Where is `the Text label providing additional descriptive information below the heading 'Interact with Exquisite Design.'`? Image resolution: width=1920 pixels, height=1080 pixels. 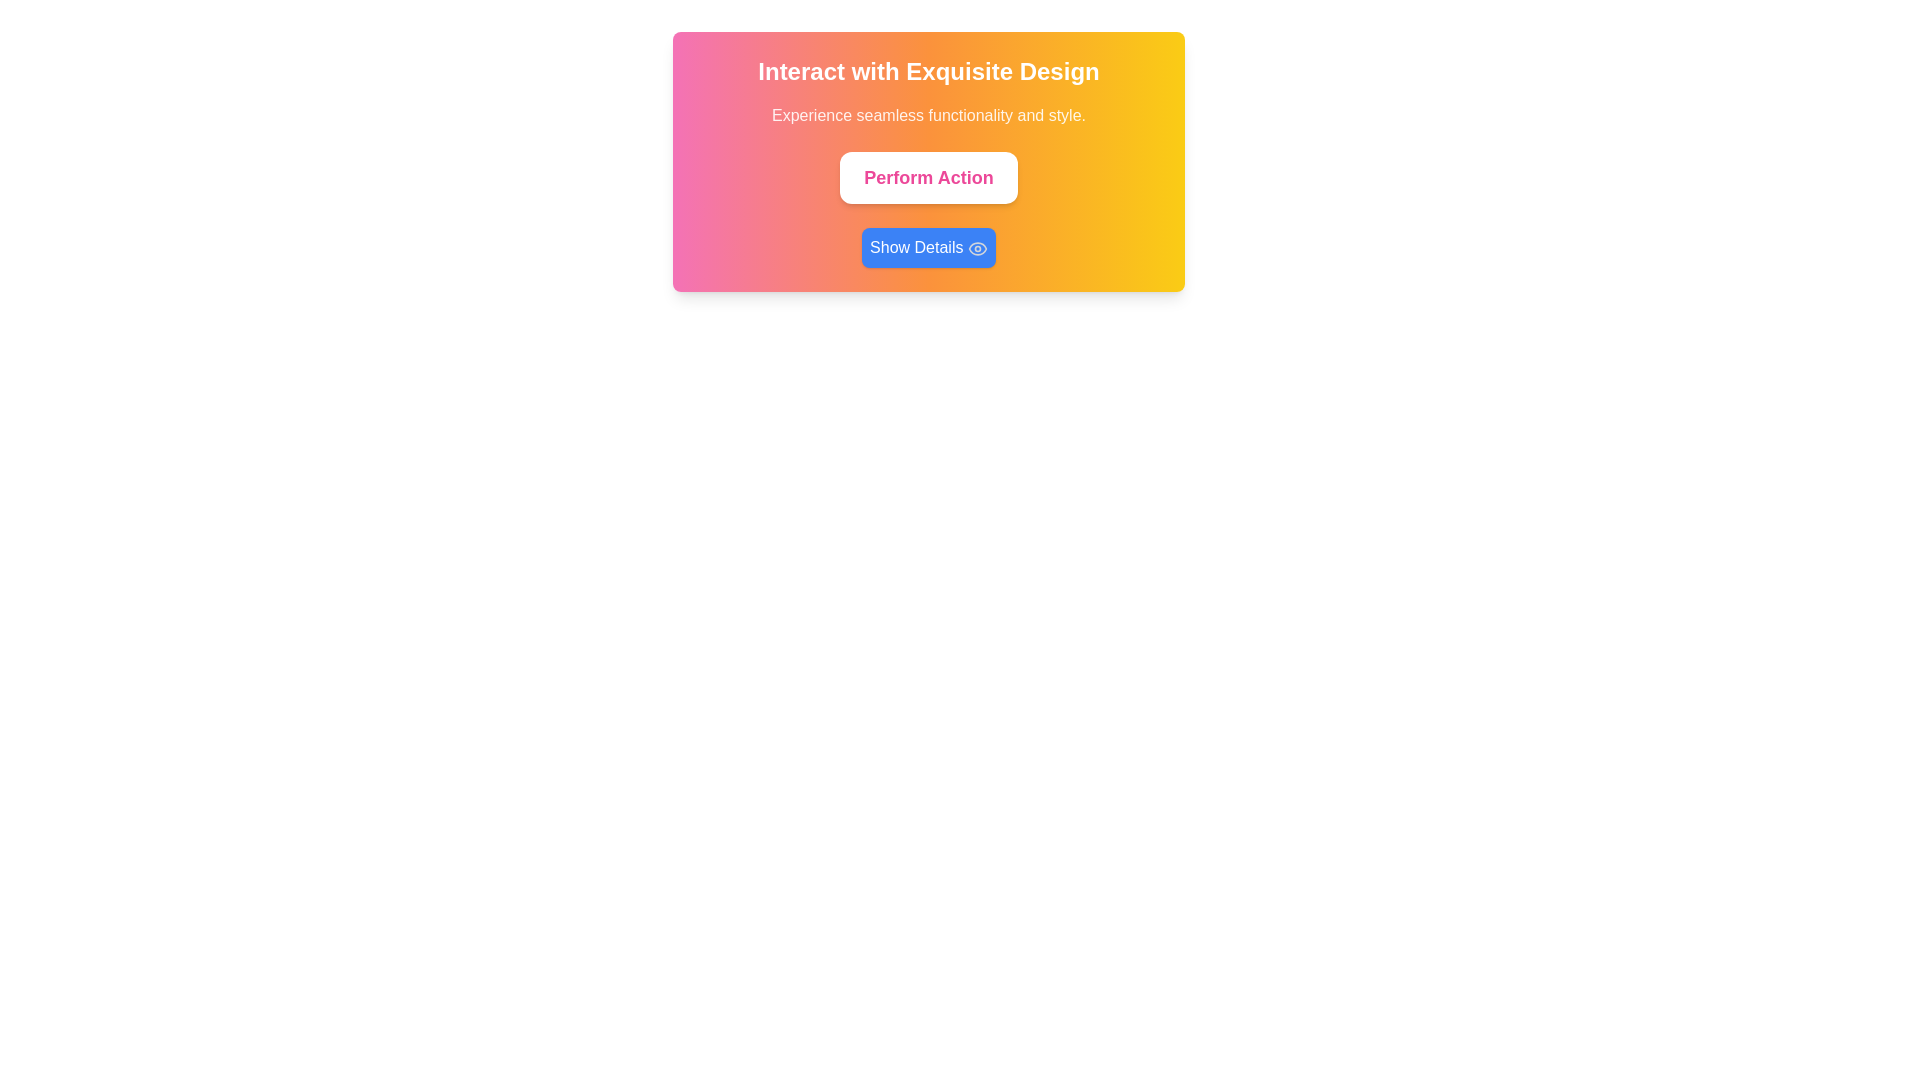
the Text label providing additional descriptive information below the heading 'Interact with Exquisite Design.' is located at coordinates (928, 115).